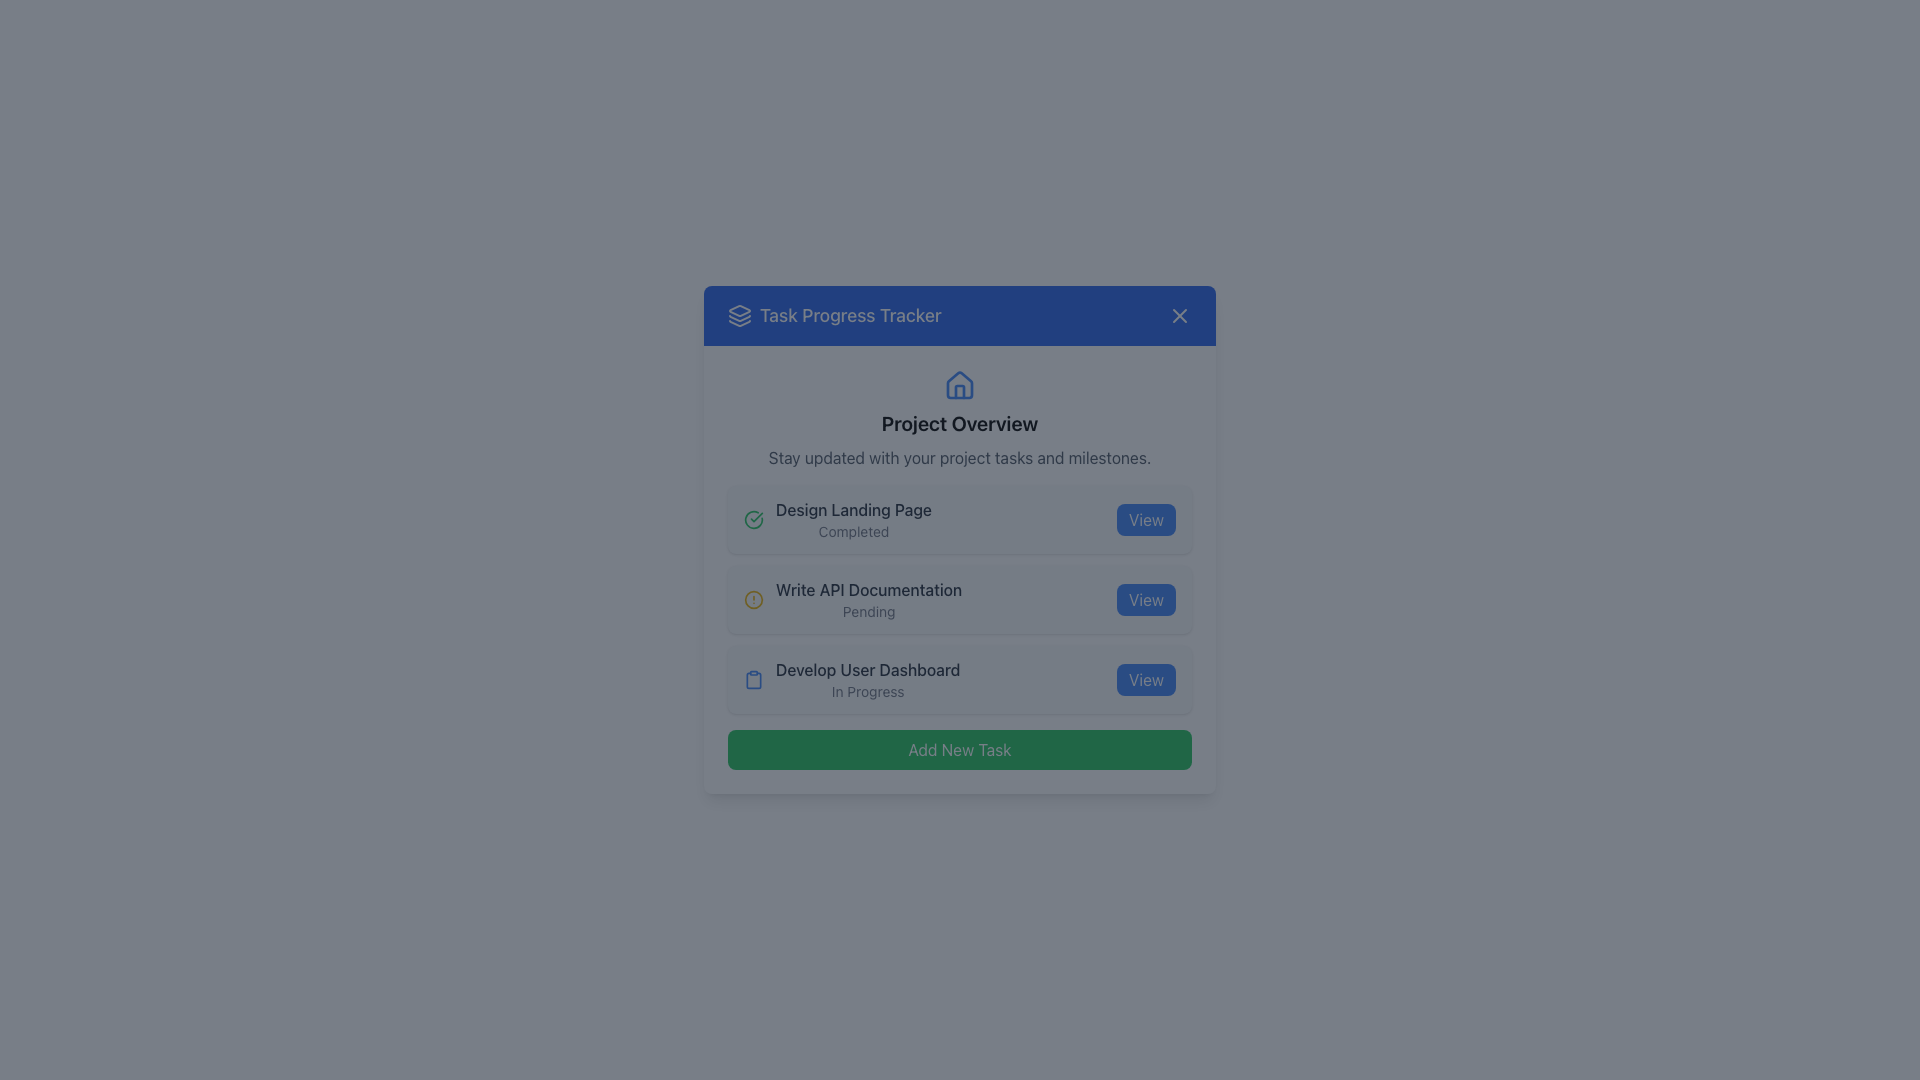 This screenshot has height=1080, width=1920. What do you see at coordinates (868, 670) in the screenshot?
I see `the static text element reading 'Develop User Dashboard' located in the third row of the task list within the modal` at bounding box center [868, 670].